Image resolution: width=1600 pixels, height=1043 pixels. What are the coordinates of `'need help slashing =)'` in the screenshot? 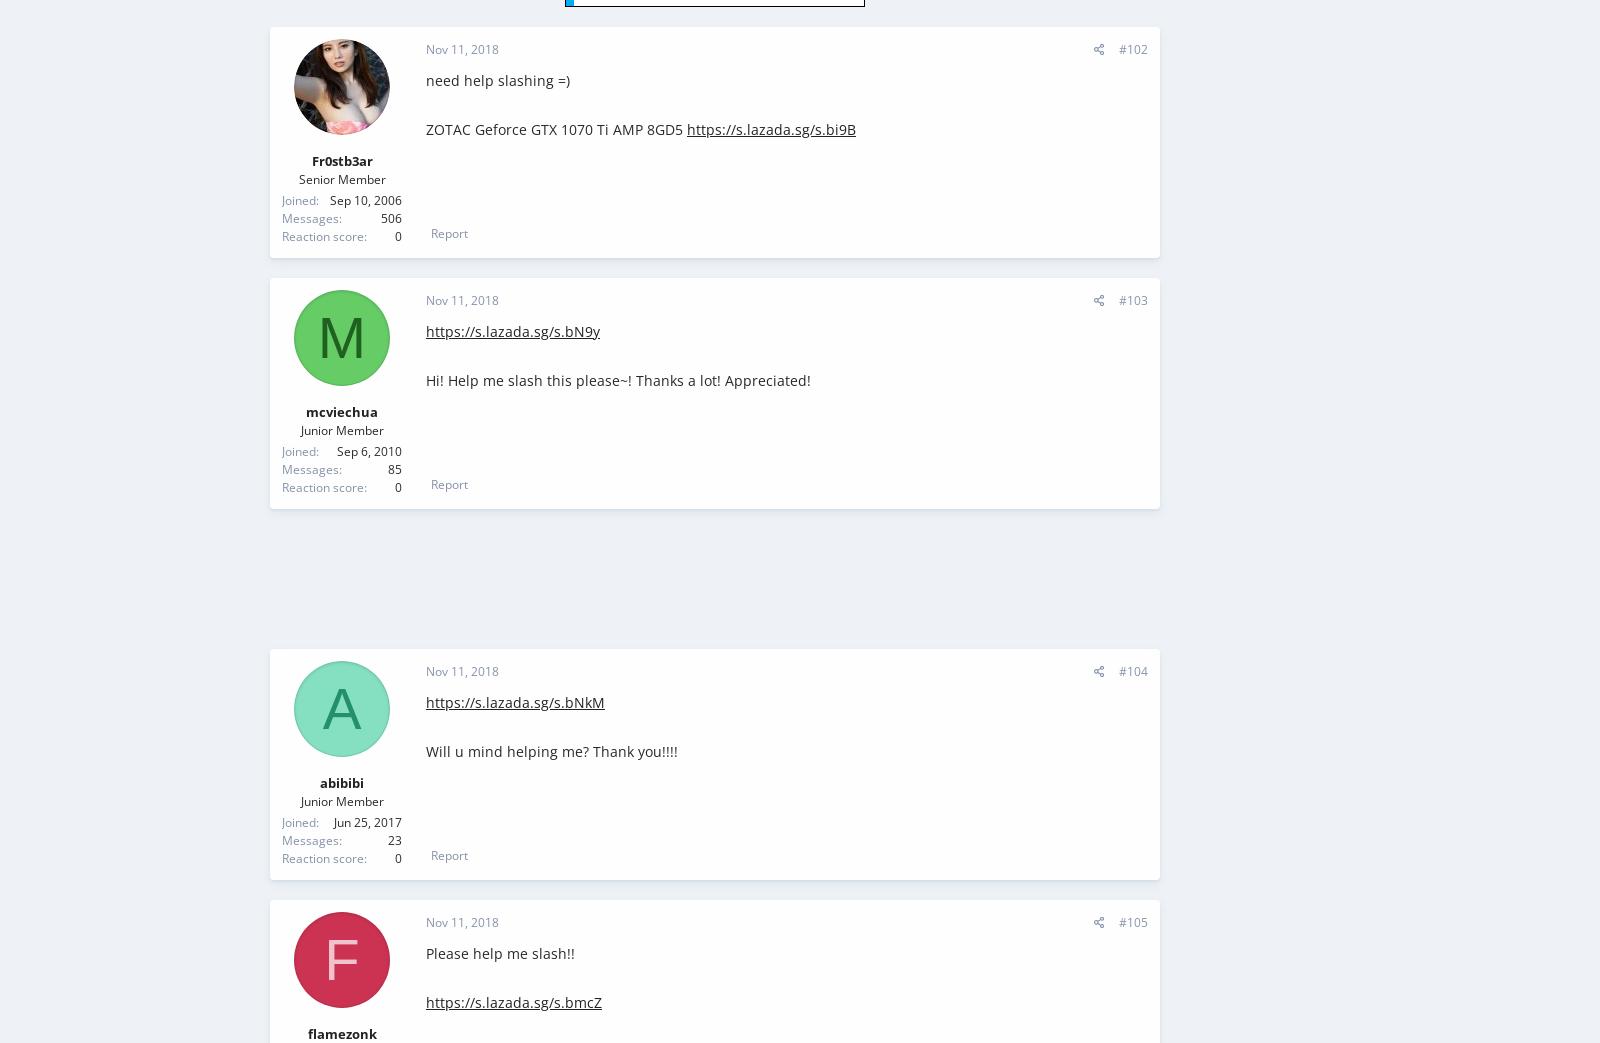 It's located at (497, 80).